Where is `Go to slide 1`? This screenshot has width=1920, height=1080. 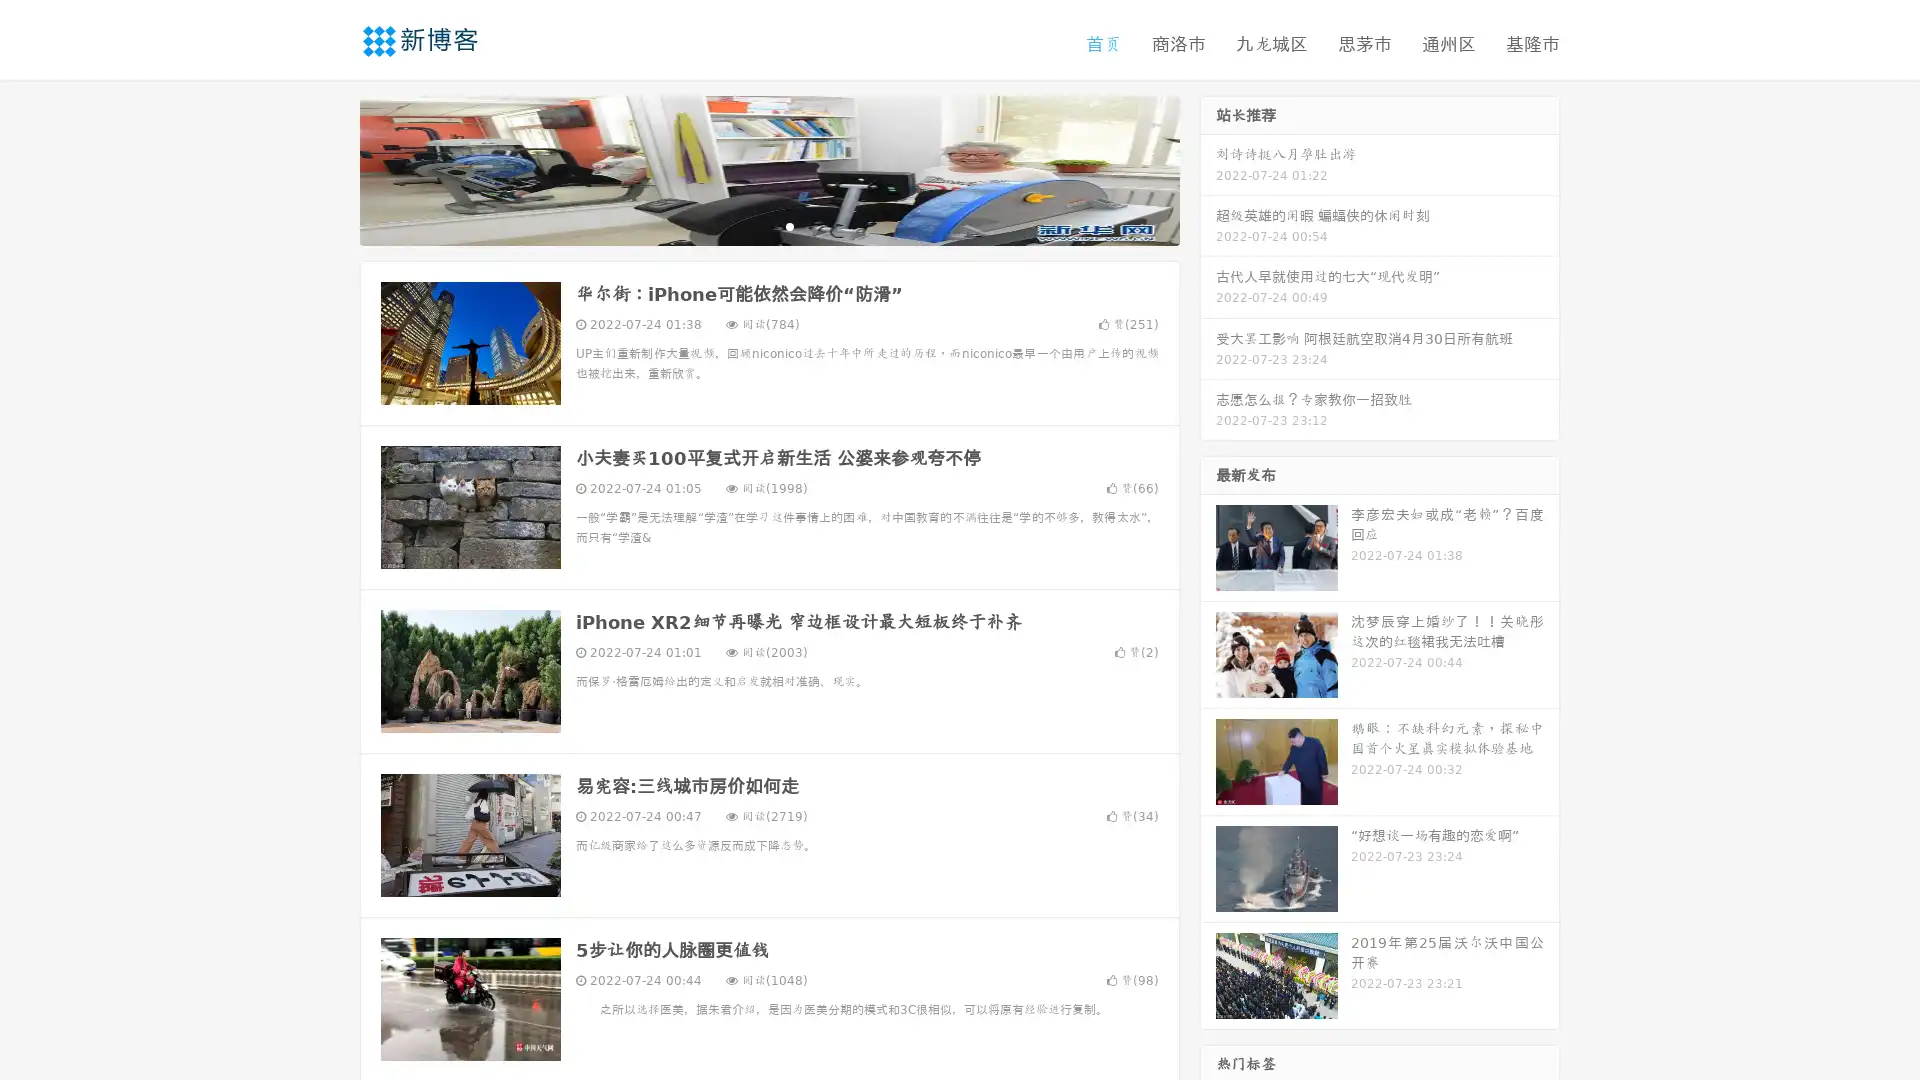 Go to slide 1 is located at coordinates (748, 225).